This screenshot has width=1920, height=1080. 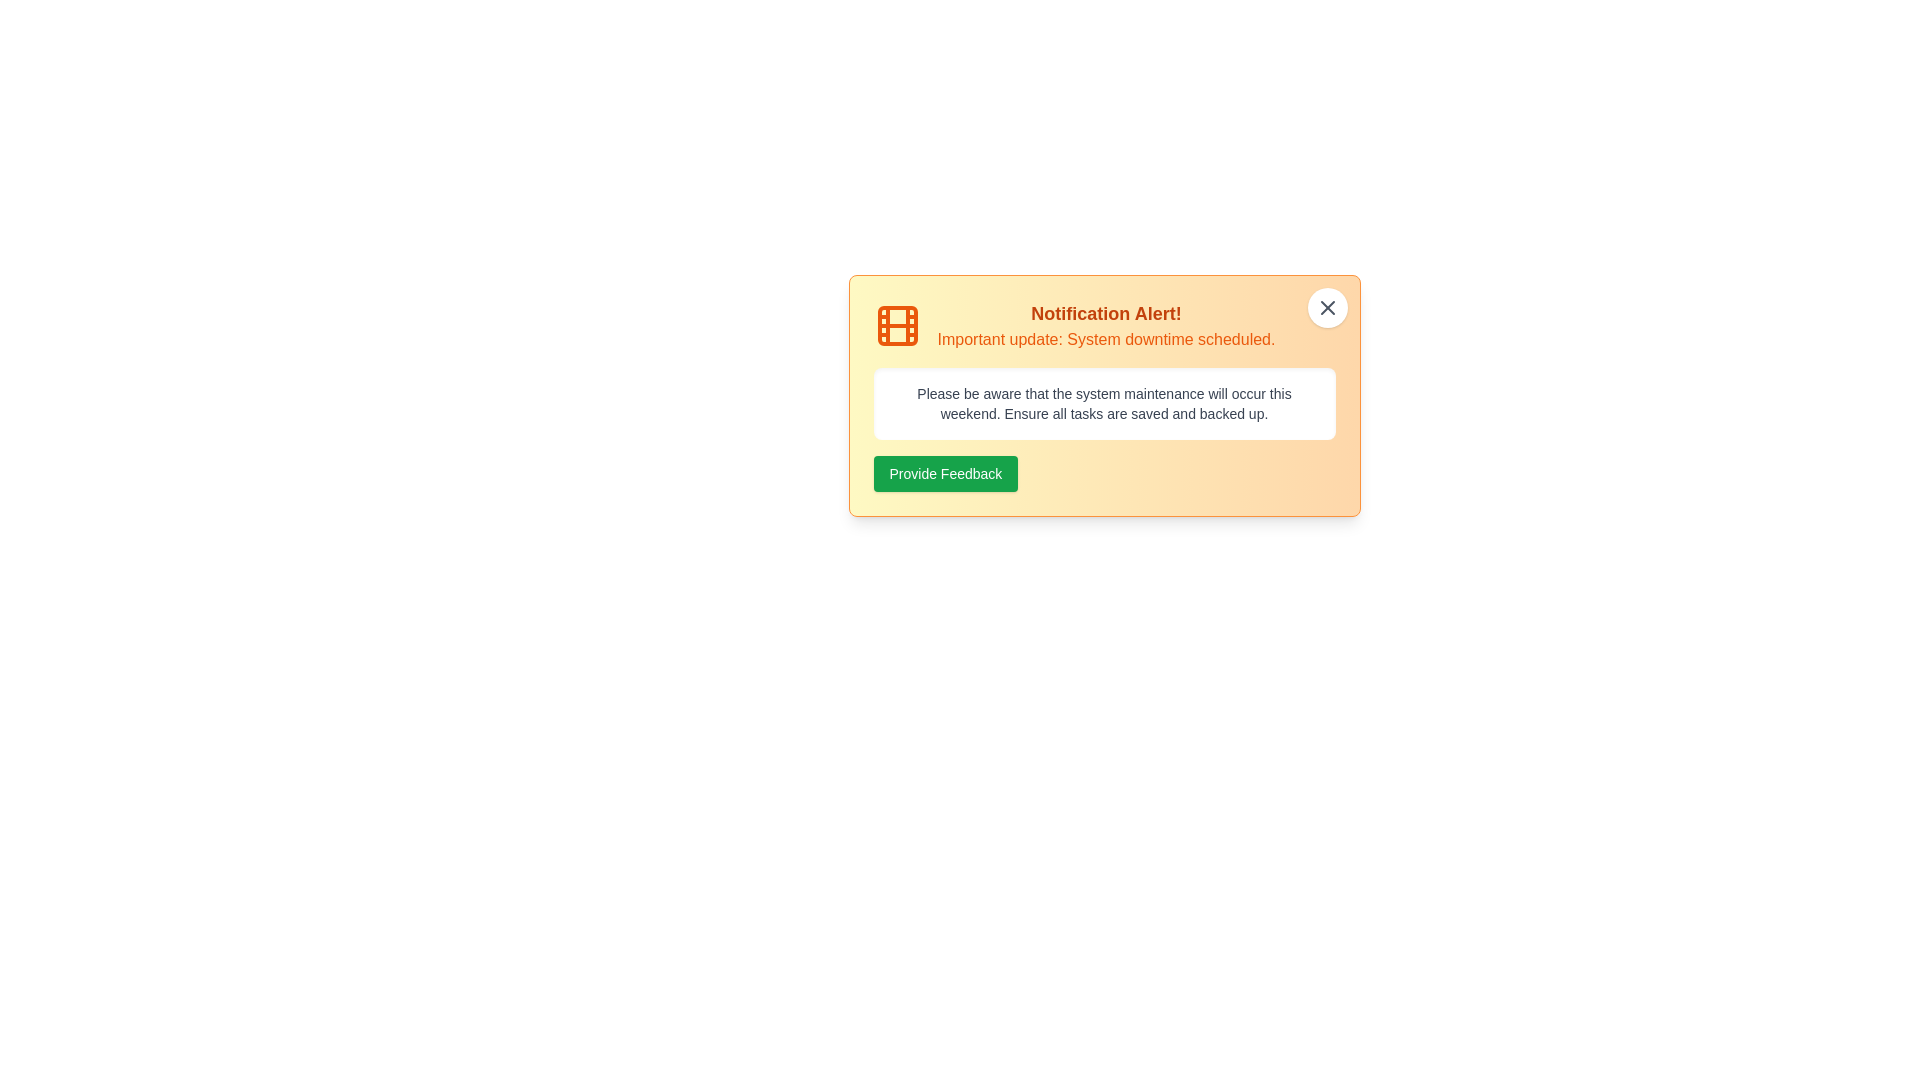 I want to click on the close button to close the alert, so click(x=1327, y=308).